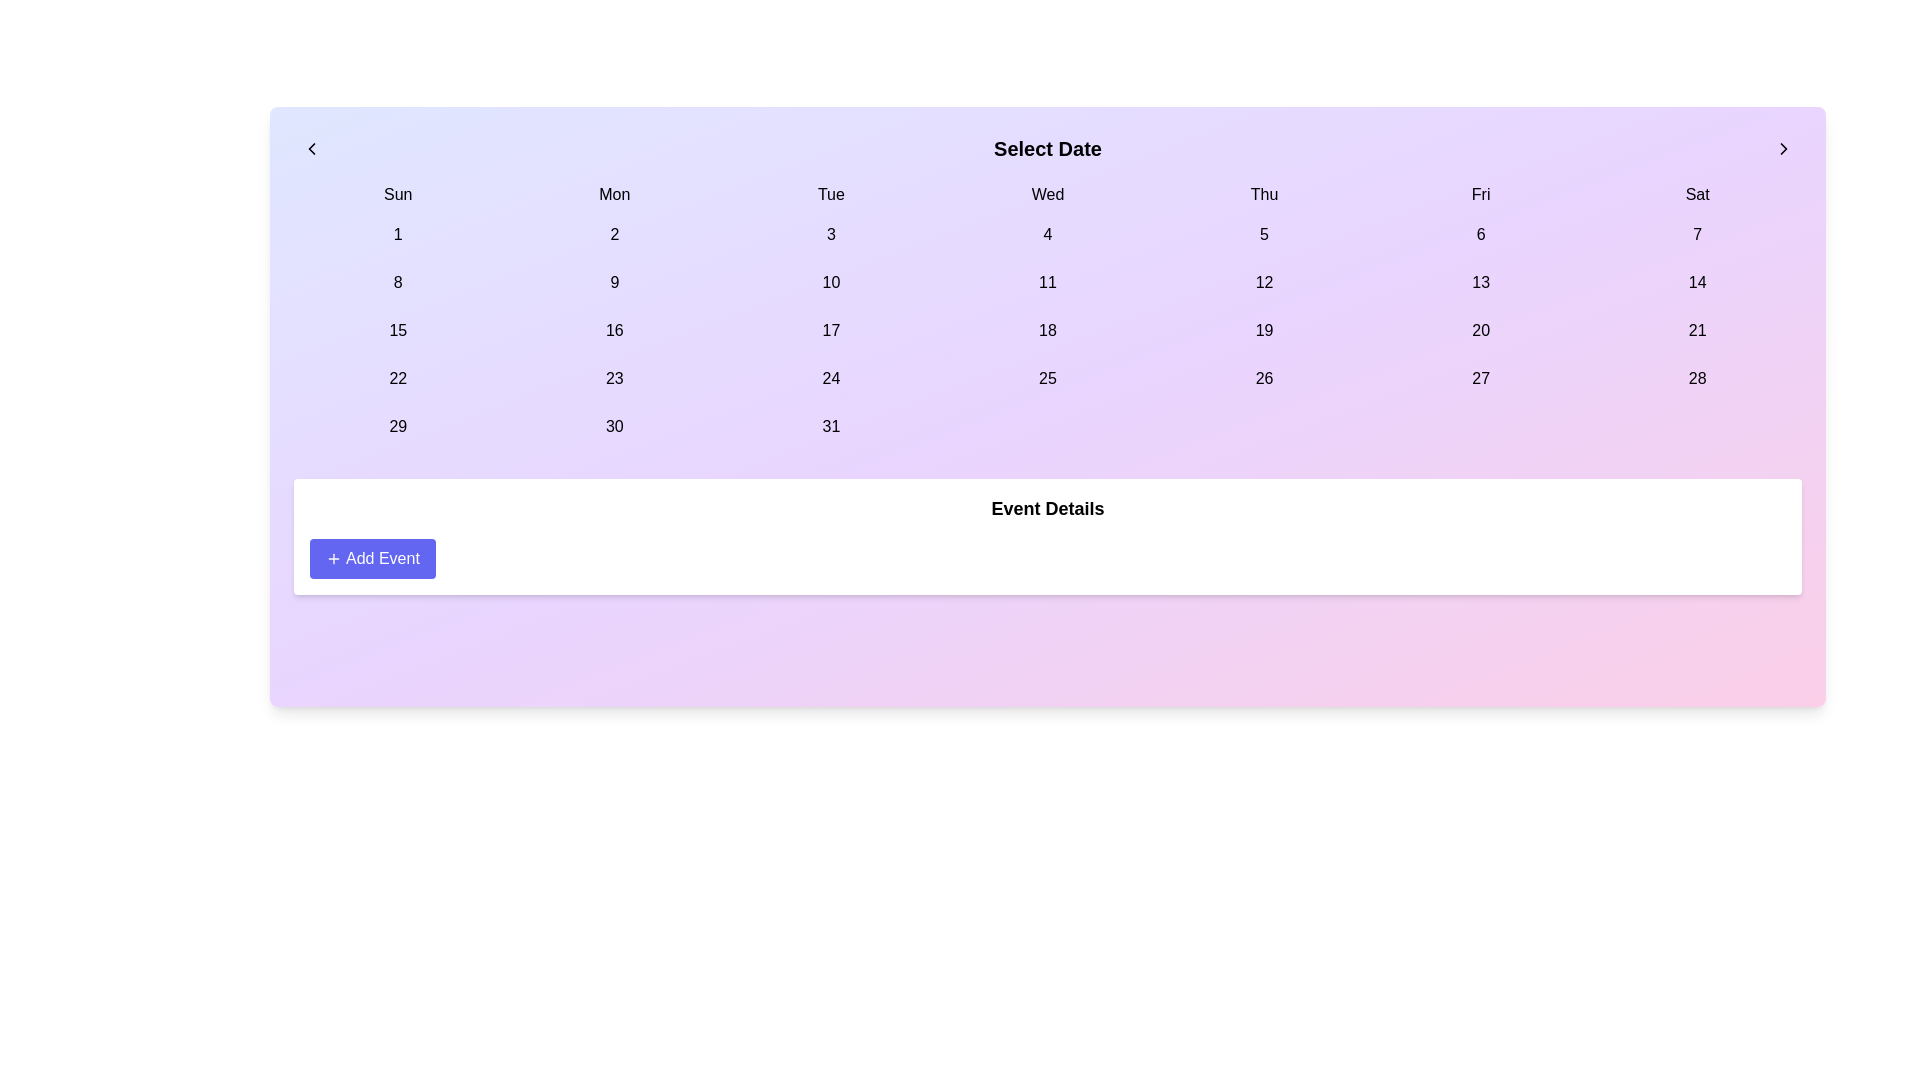 This screenshot has height=1080, width=1920. What do you see at coordinates (1696, 234) in the screenshot?
I see `the button representing the date '7'` at bounding box center [1696, 234].